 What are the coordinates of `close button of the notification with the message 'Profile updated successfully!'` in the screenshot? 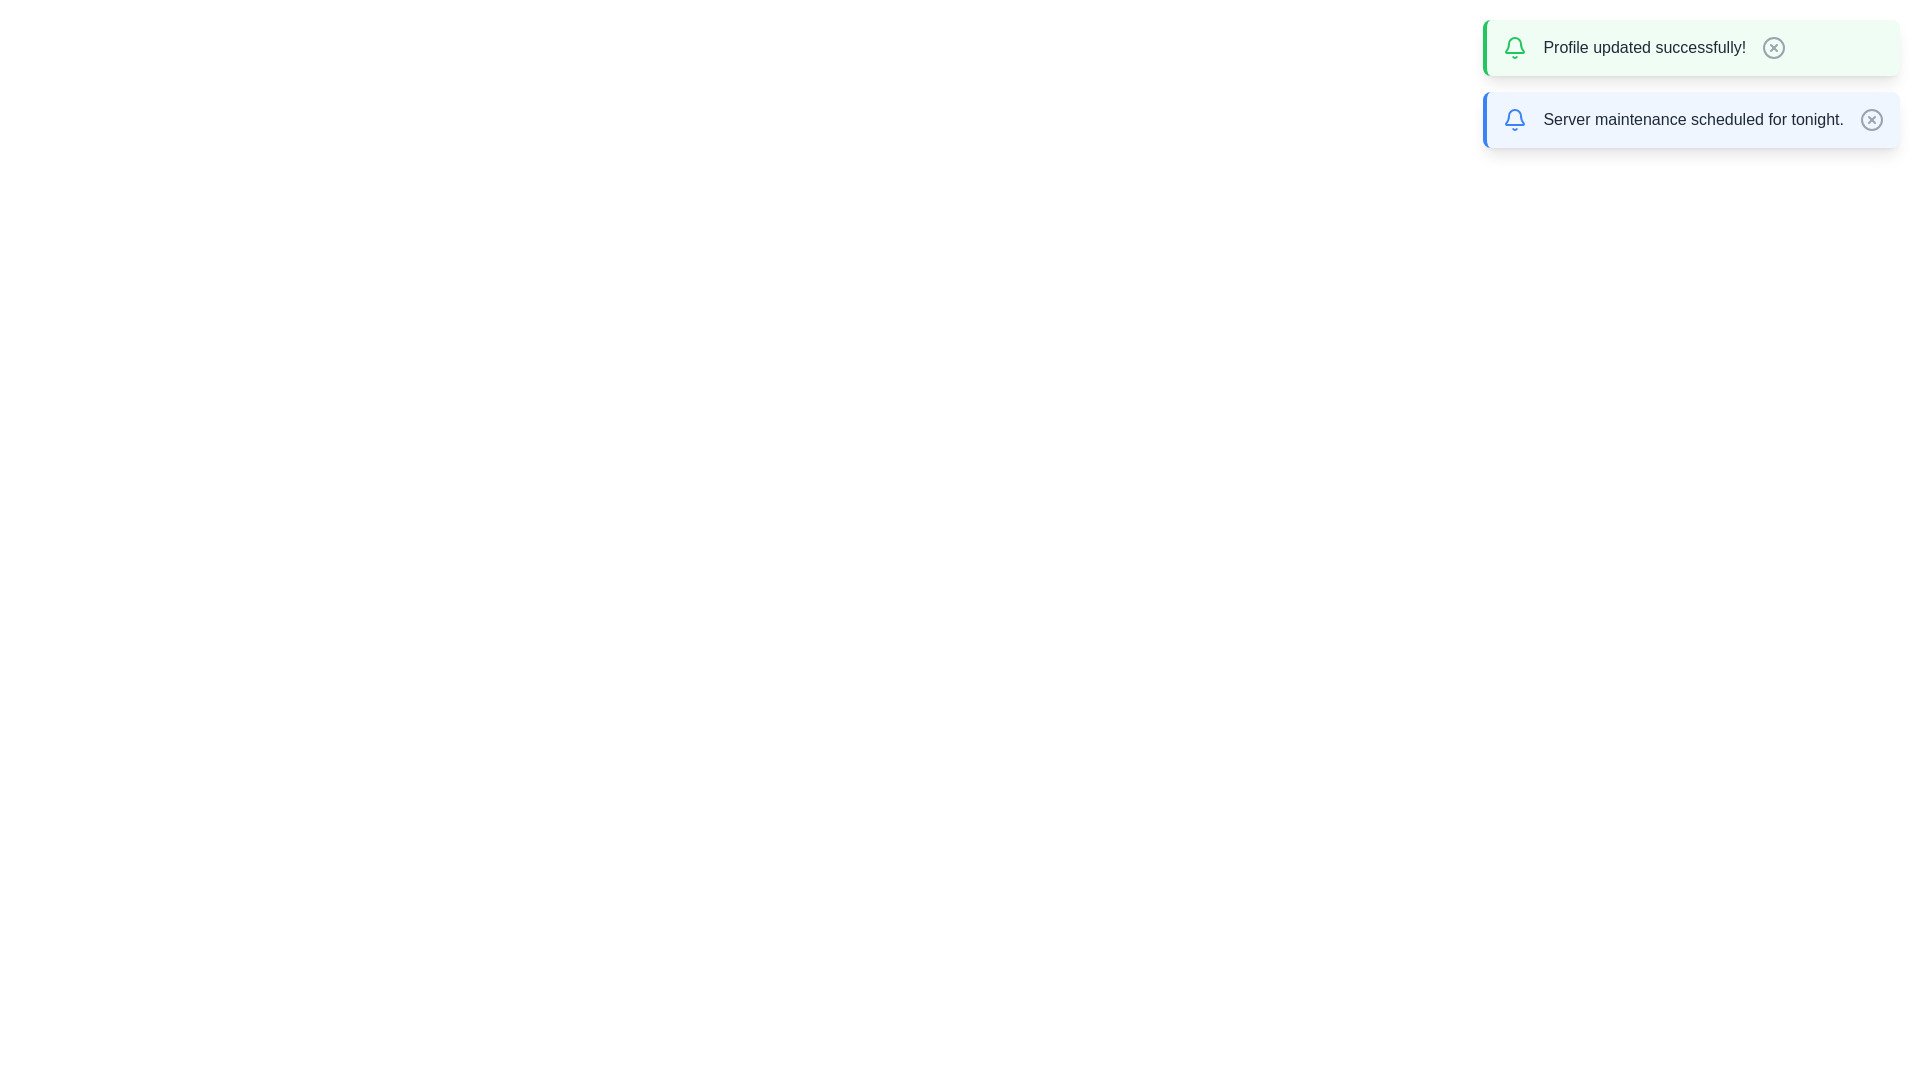 It's located at (1774, 46).